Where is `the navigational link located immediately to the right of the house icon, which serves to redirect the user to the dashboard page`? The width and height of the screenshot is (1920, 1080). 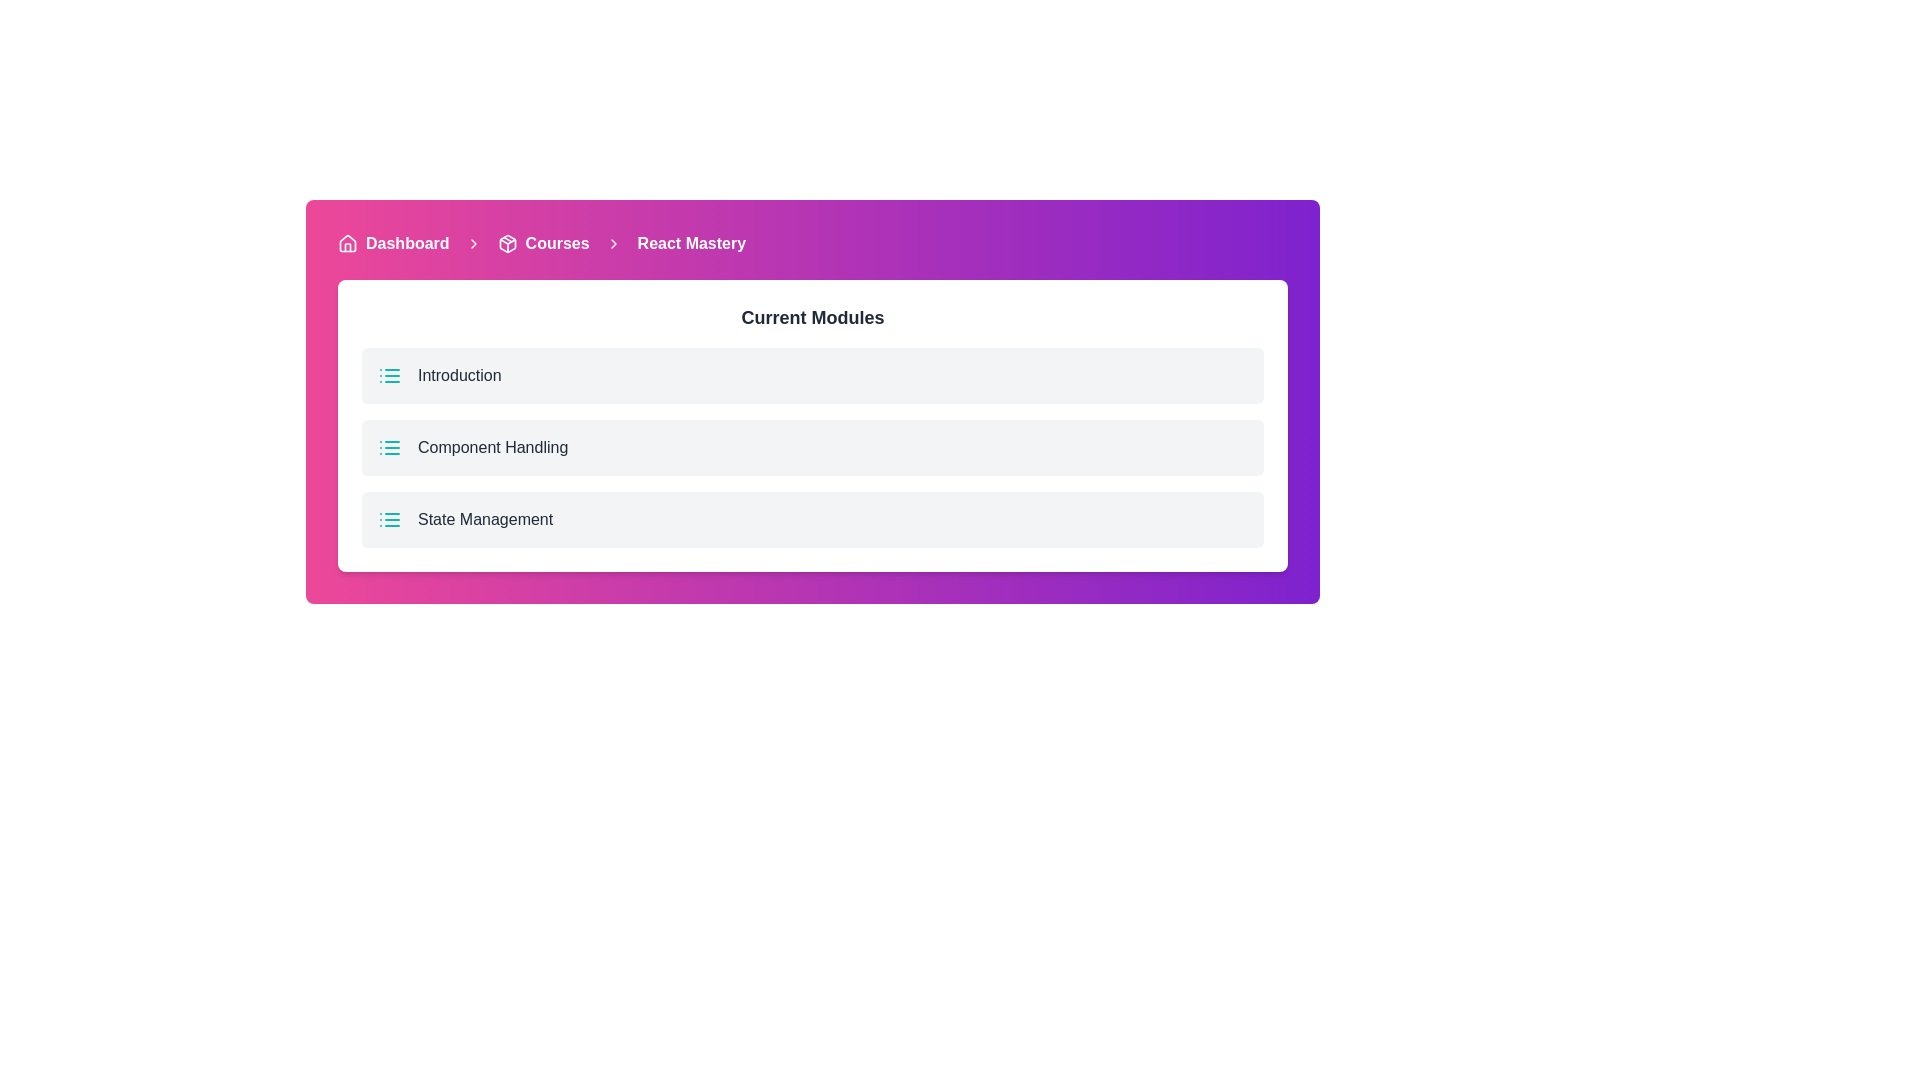 the navigational link located immediately to the right of the house icon, which serves to redirect the user to the dashboard page is located at coordinates (406, 242).